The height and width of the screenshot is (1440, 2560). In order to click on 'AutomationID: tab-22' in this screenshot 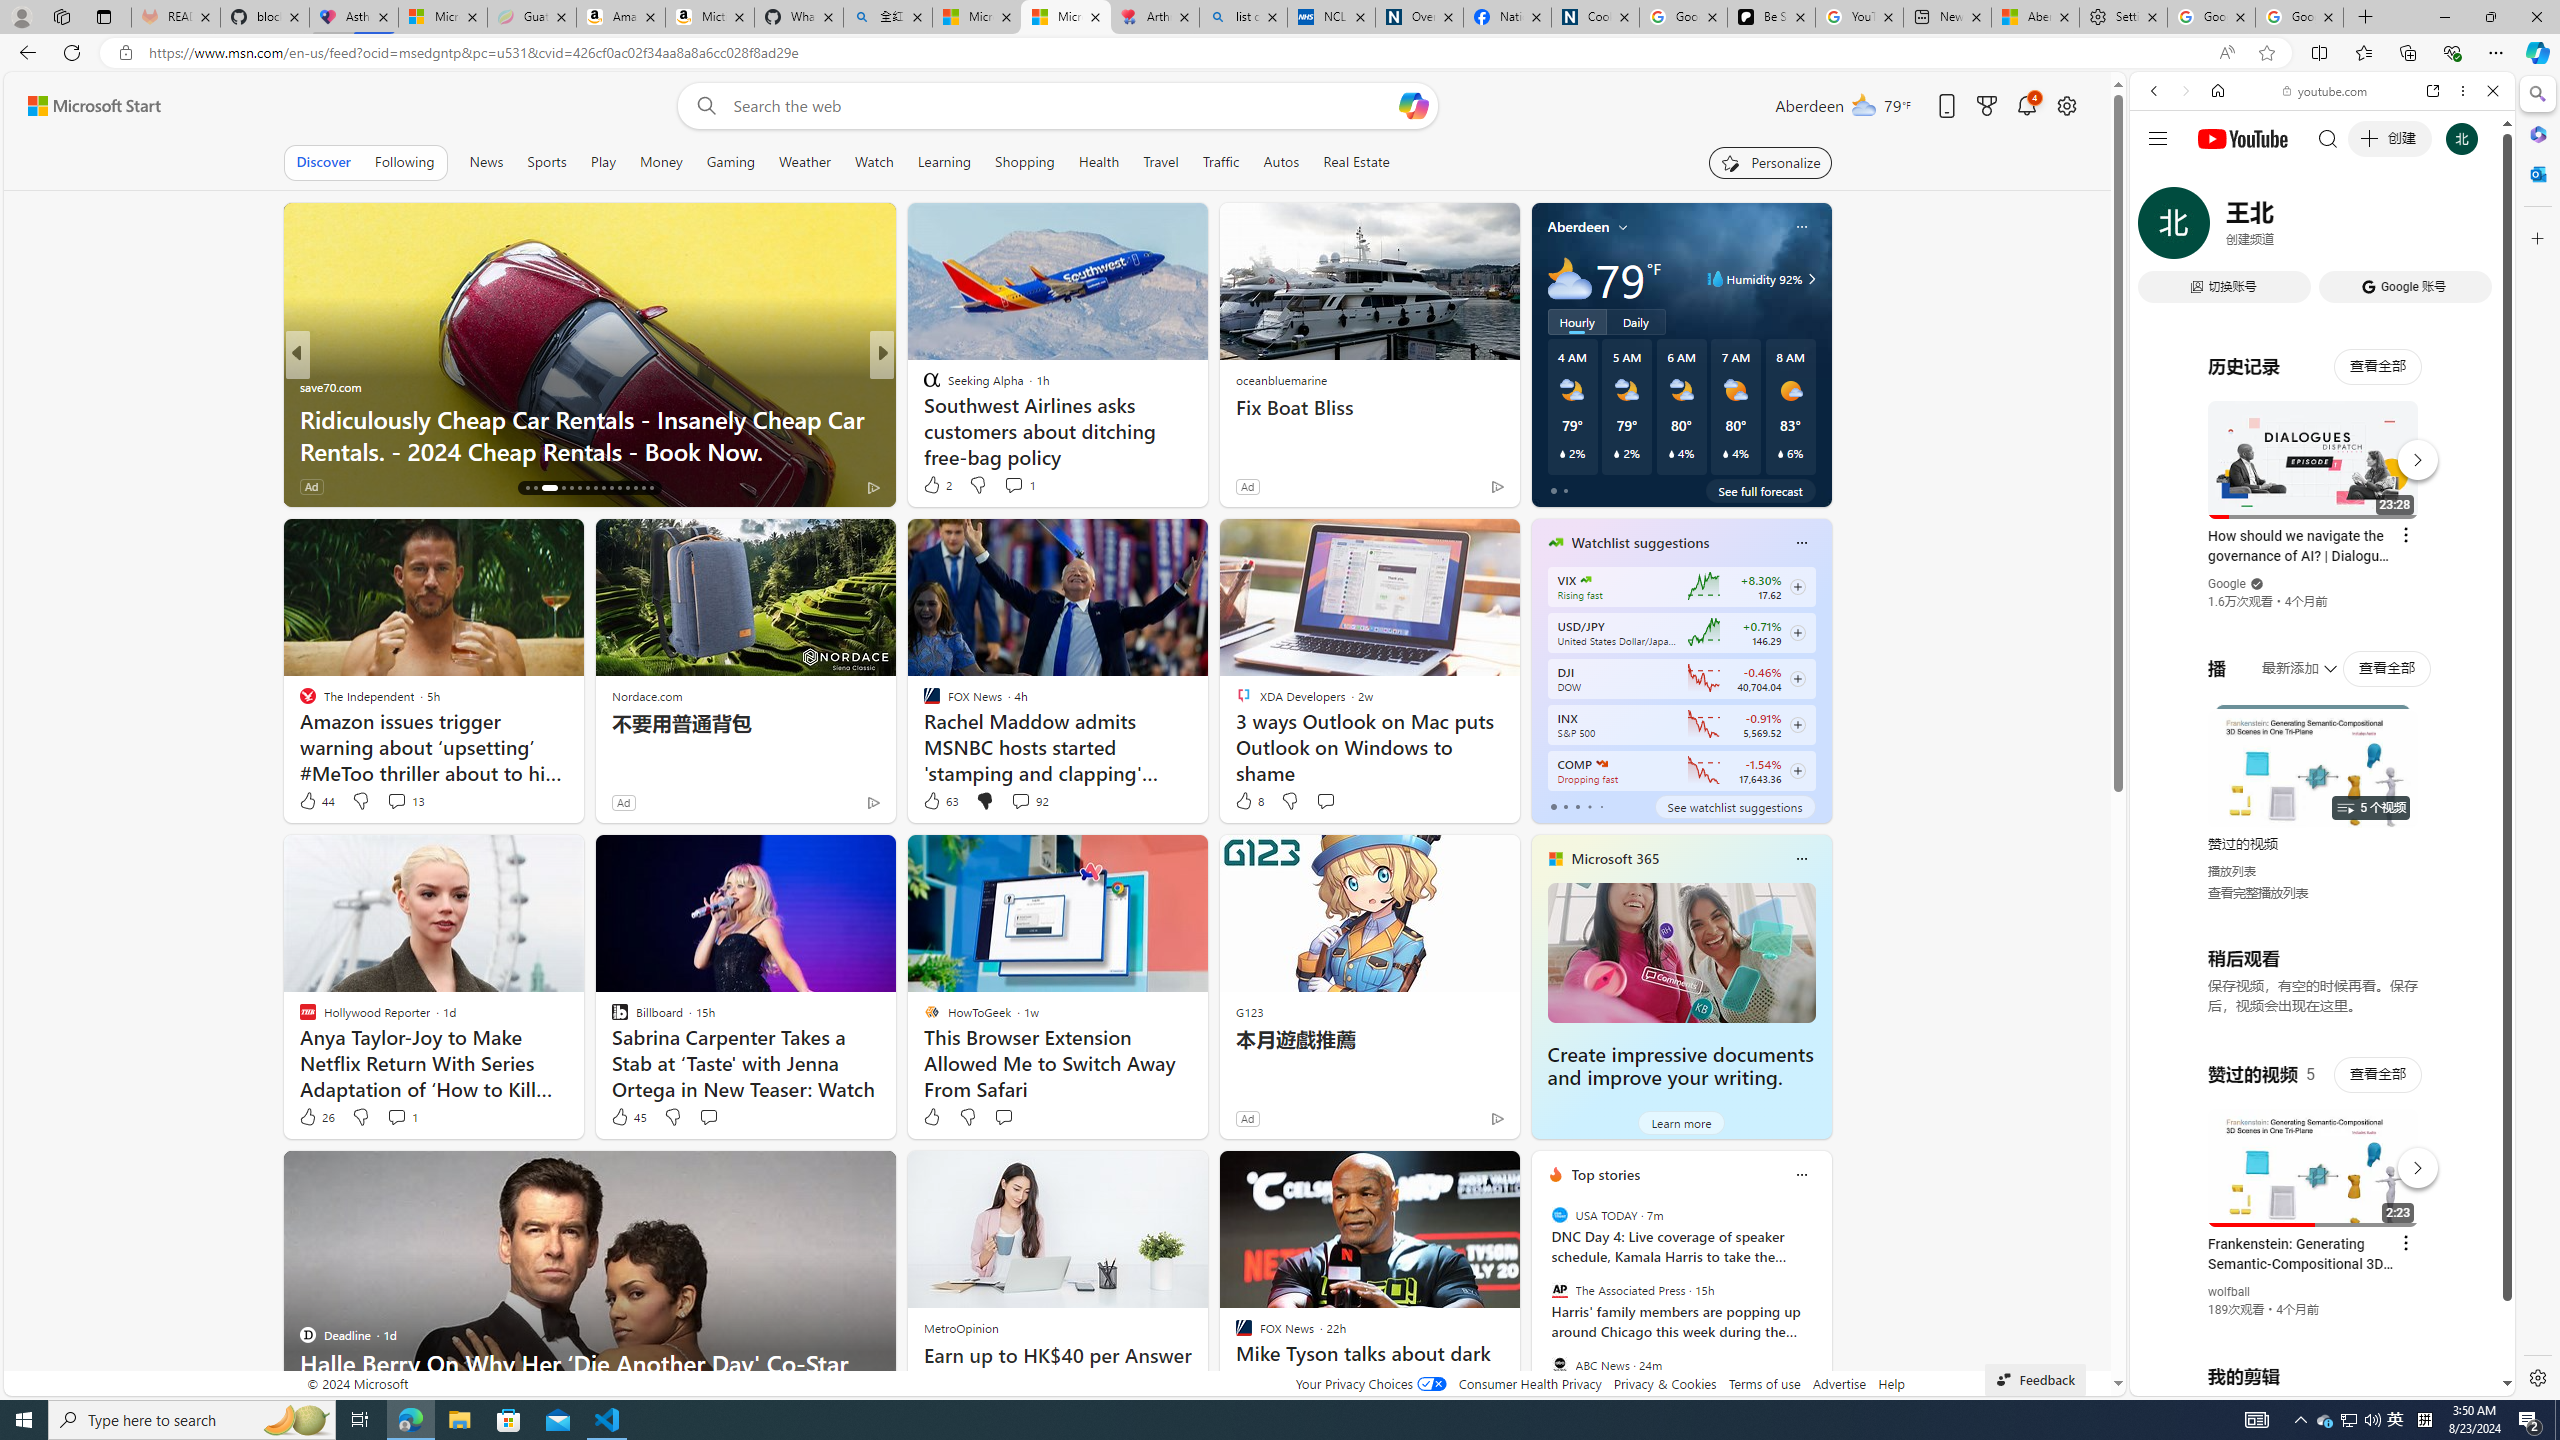, I will do `click(587, 487)`.